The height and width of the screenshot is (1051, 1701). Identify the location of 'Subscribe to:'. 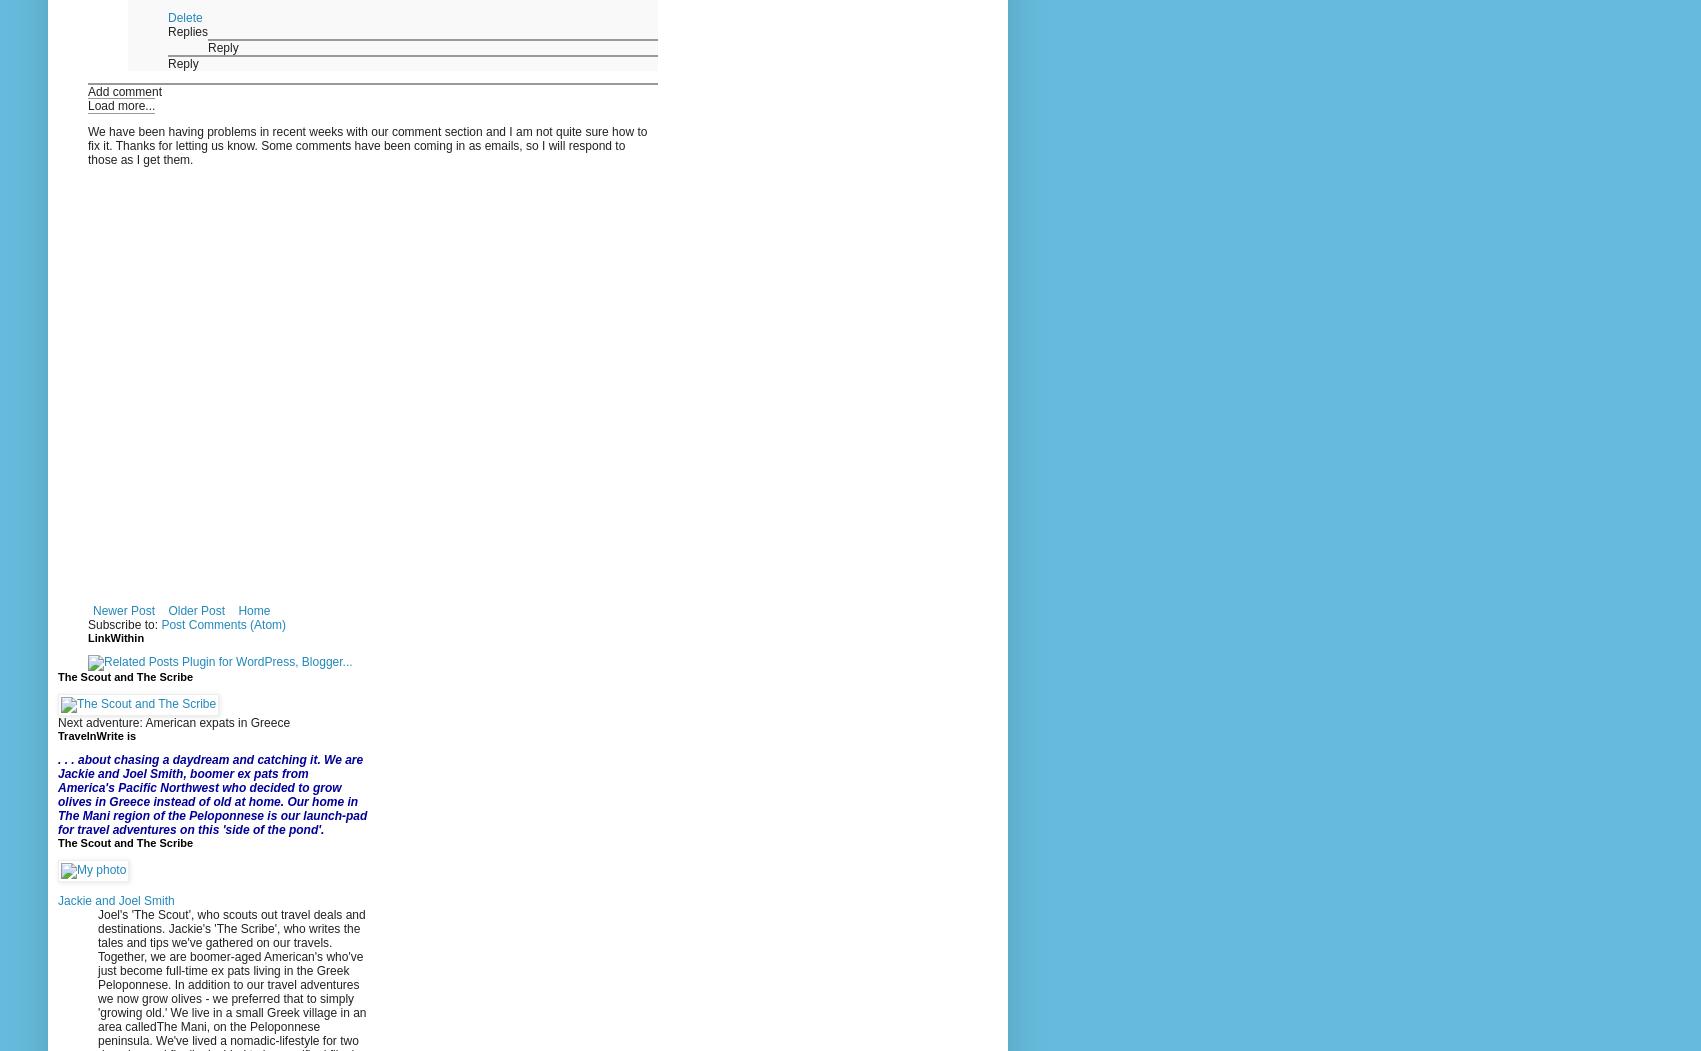
(123, 624).